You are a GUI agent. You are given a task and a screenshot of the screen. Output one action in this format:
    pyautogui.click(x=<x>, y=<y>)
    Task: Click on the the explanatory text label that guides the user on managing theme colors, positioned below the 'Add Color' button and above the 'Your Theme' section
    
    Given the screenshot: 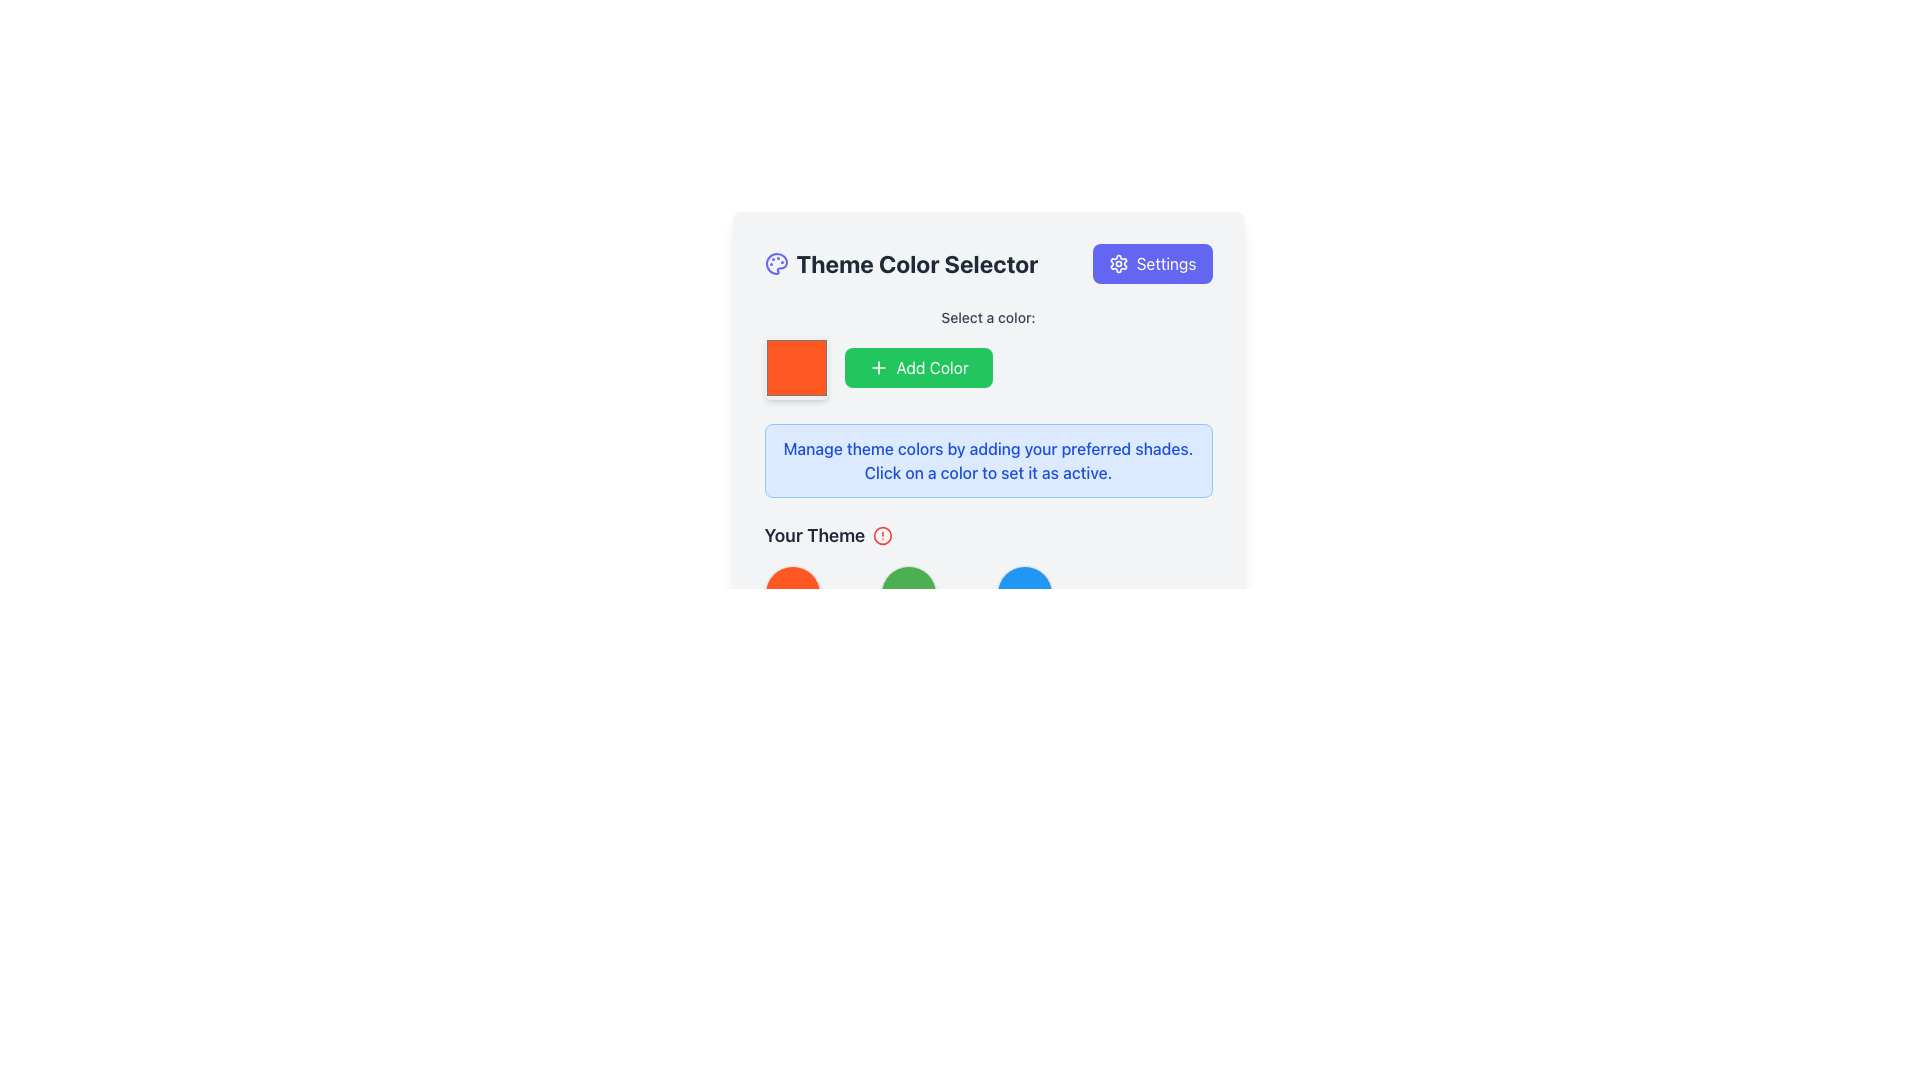 What is the action you would take?
    pyautogui.click(x=988, y=461)
    